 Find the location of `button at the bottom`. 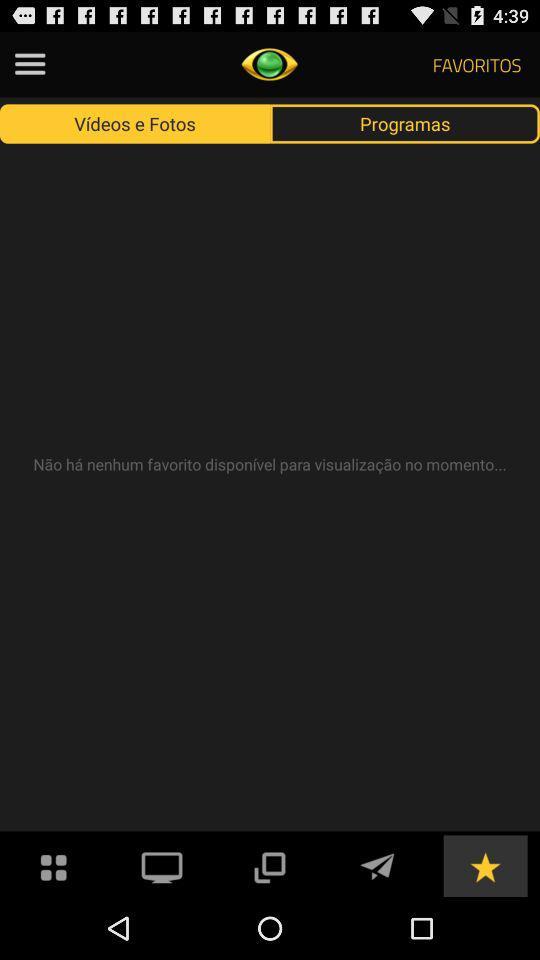

button at the bottom is located at coordinates (269, 864).